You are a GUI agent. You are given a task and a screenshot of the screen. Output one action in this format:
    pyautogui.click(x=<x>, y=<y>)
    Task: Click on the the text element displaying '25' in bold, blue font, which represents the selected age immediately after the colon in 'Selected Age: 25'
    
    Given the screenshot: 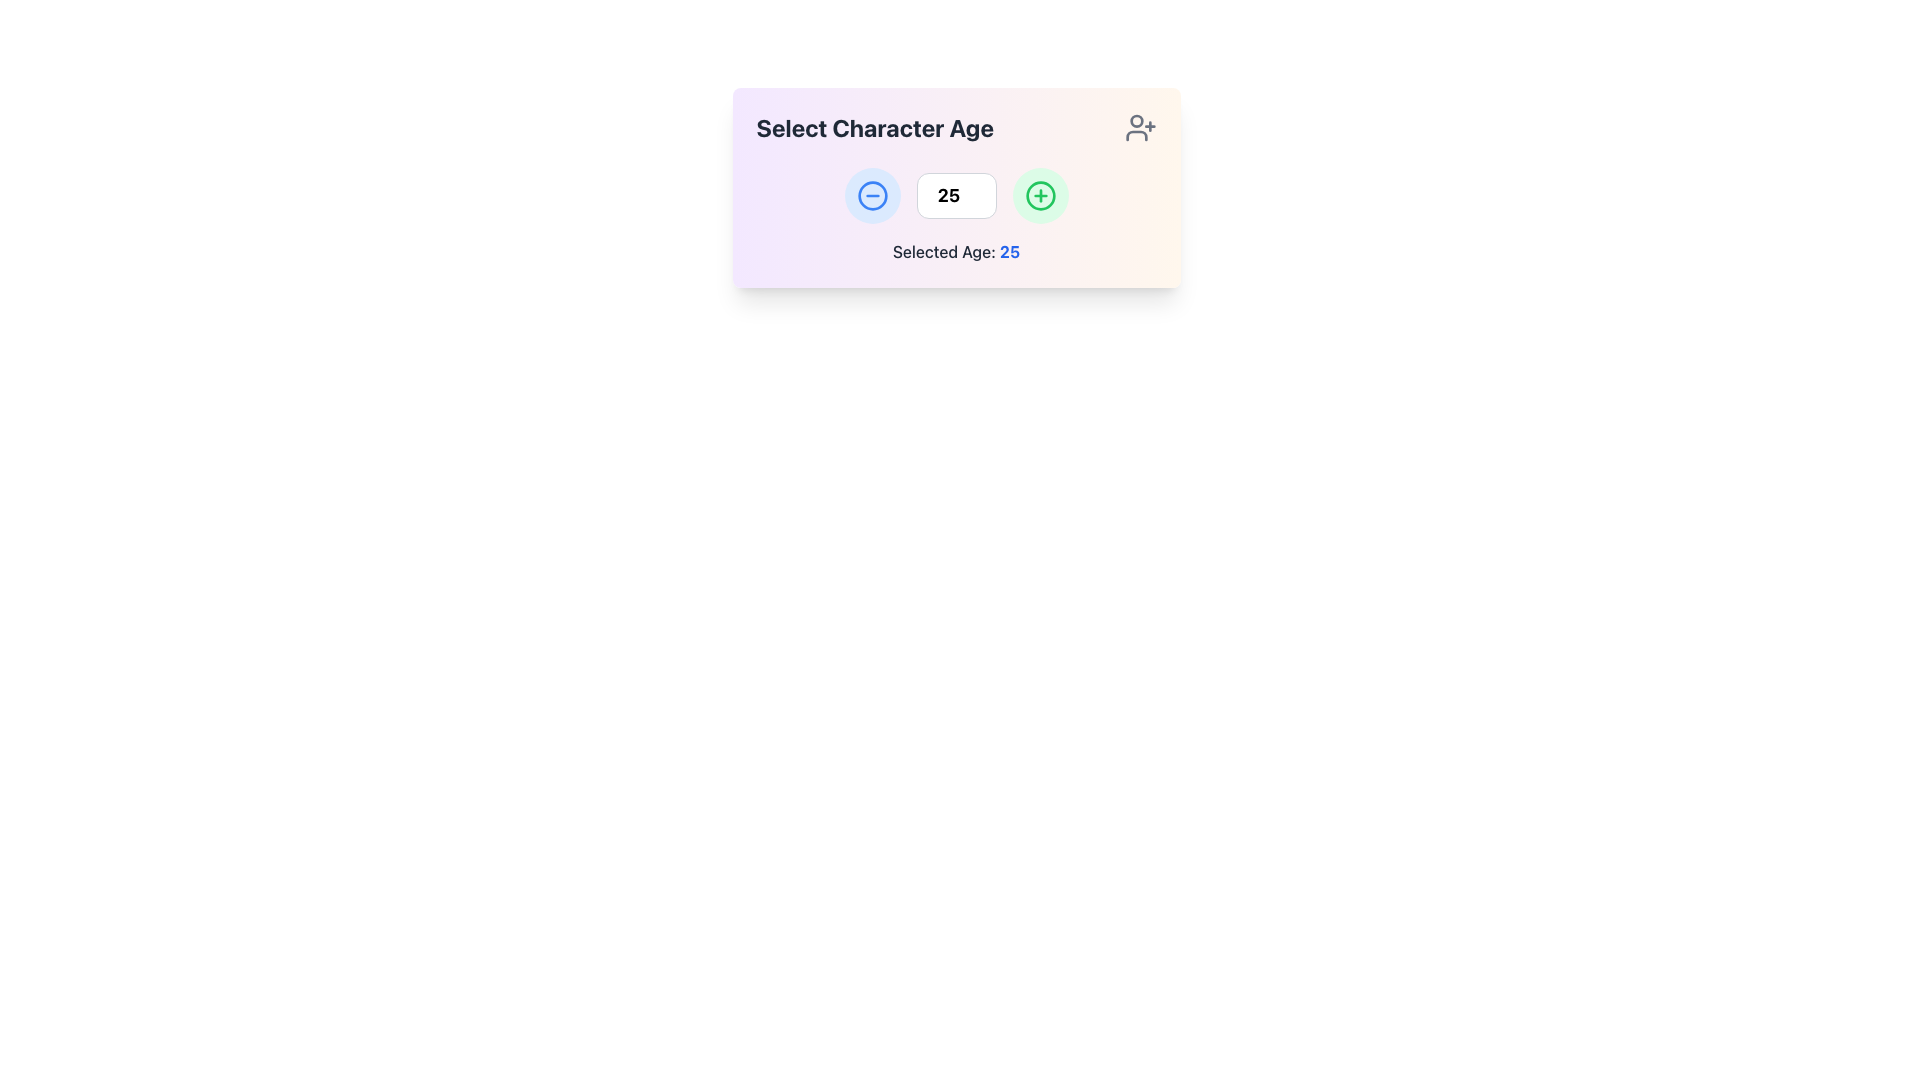 What is the action you would take?
    pyautogui.click(x=1010, y=250)
    